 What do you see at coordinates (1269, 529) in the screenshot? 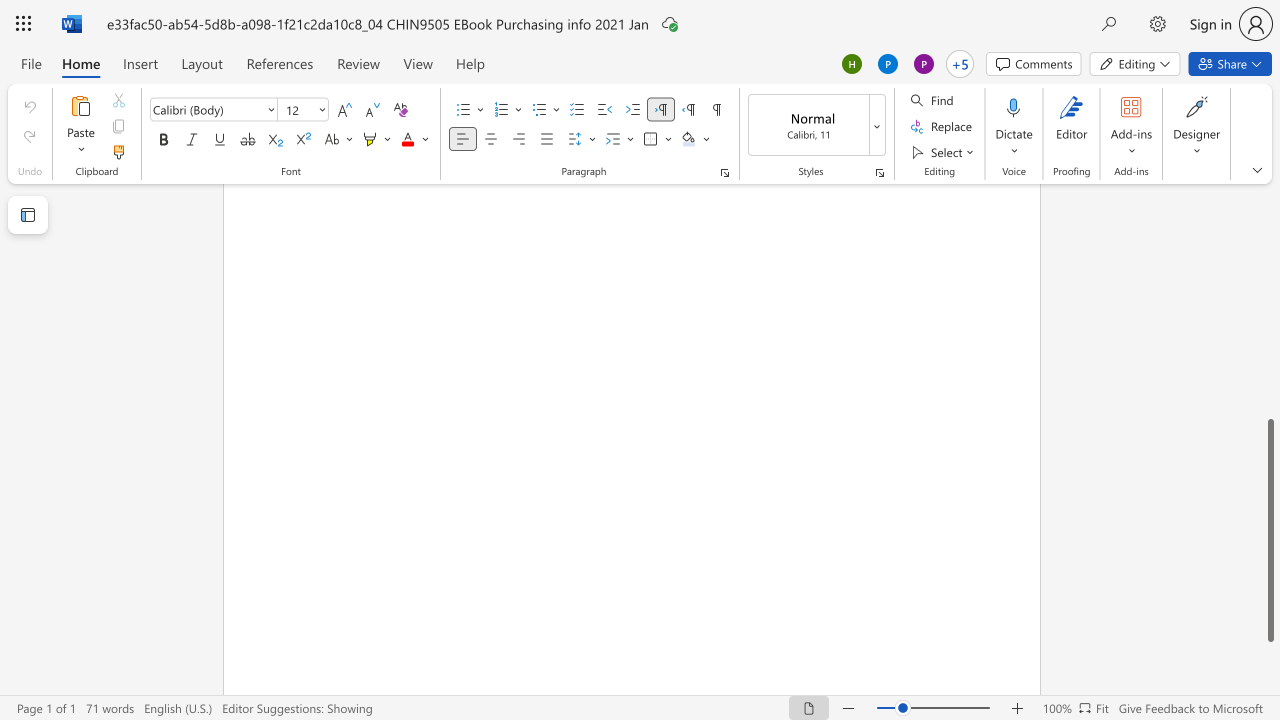
I see `the scrollbar and move down 100 pixels` at bounding box center [1269, 529].